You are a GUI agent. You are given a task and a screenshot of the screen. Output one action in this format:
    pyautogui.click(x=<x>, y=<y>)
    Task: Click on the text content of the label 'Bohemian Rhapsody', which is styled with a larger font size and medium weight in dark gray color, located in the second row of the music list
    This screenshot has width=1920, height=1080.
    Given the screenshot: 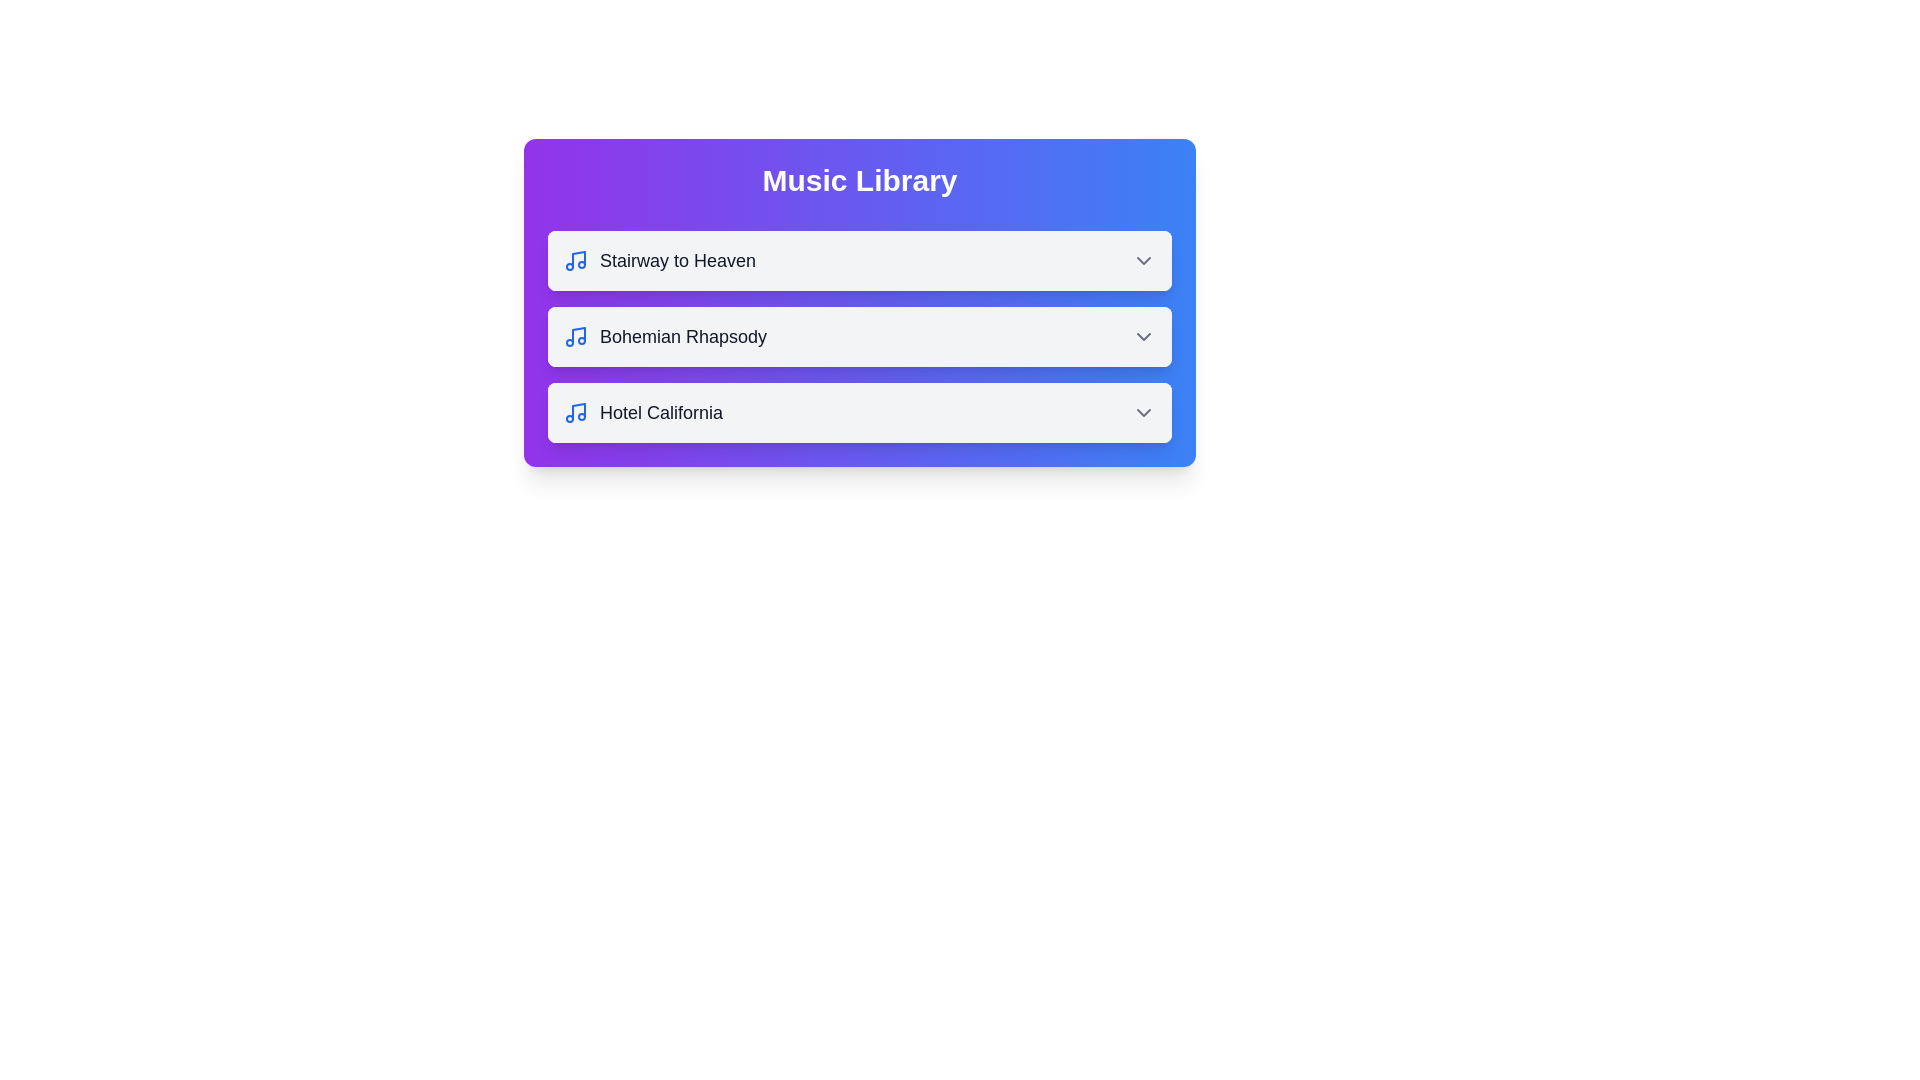 What is the action you would take?
    pyautogui.click(x=683, y=335)
    